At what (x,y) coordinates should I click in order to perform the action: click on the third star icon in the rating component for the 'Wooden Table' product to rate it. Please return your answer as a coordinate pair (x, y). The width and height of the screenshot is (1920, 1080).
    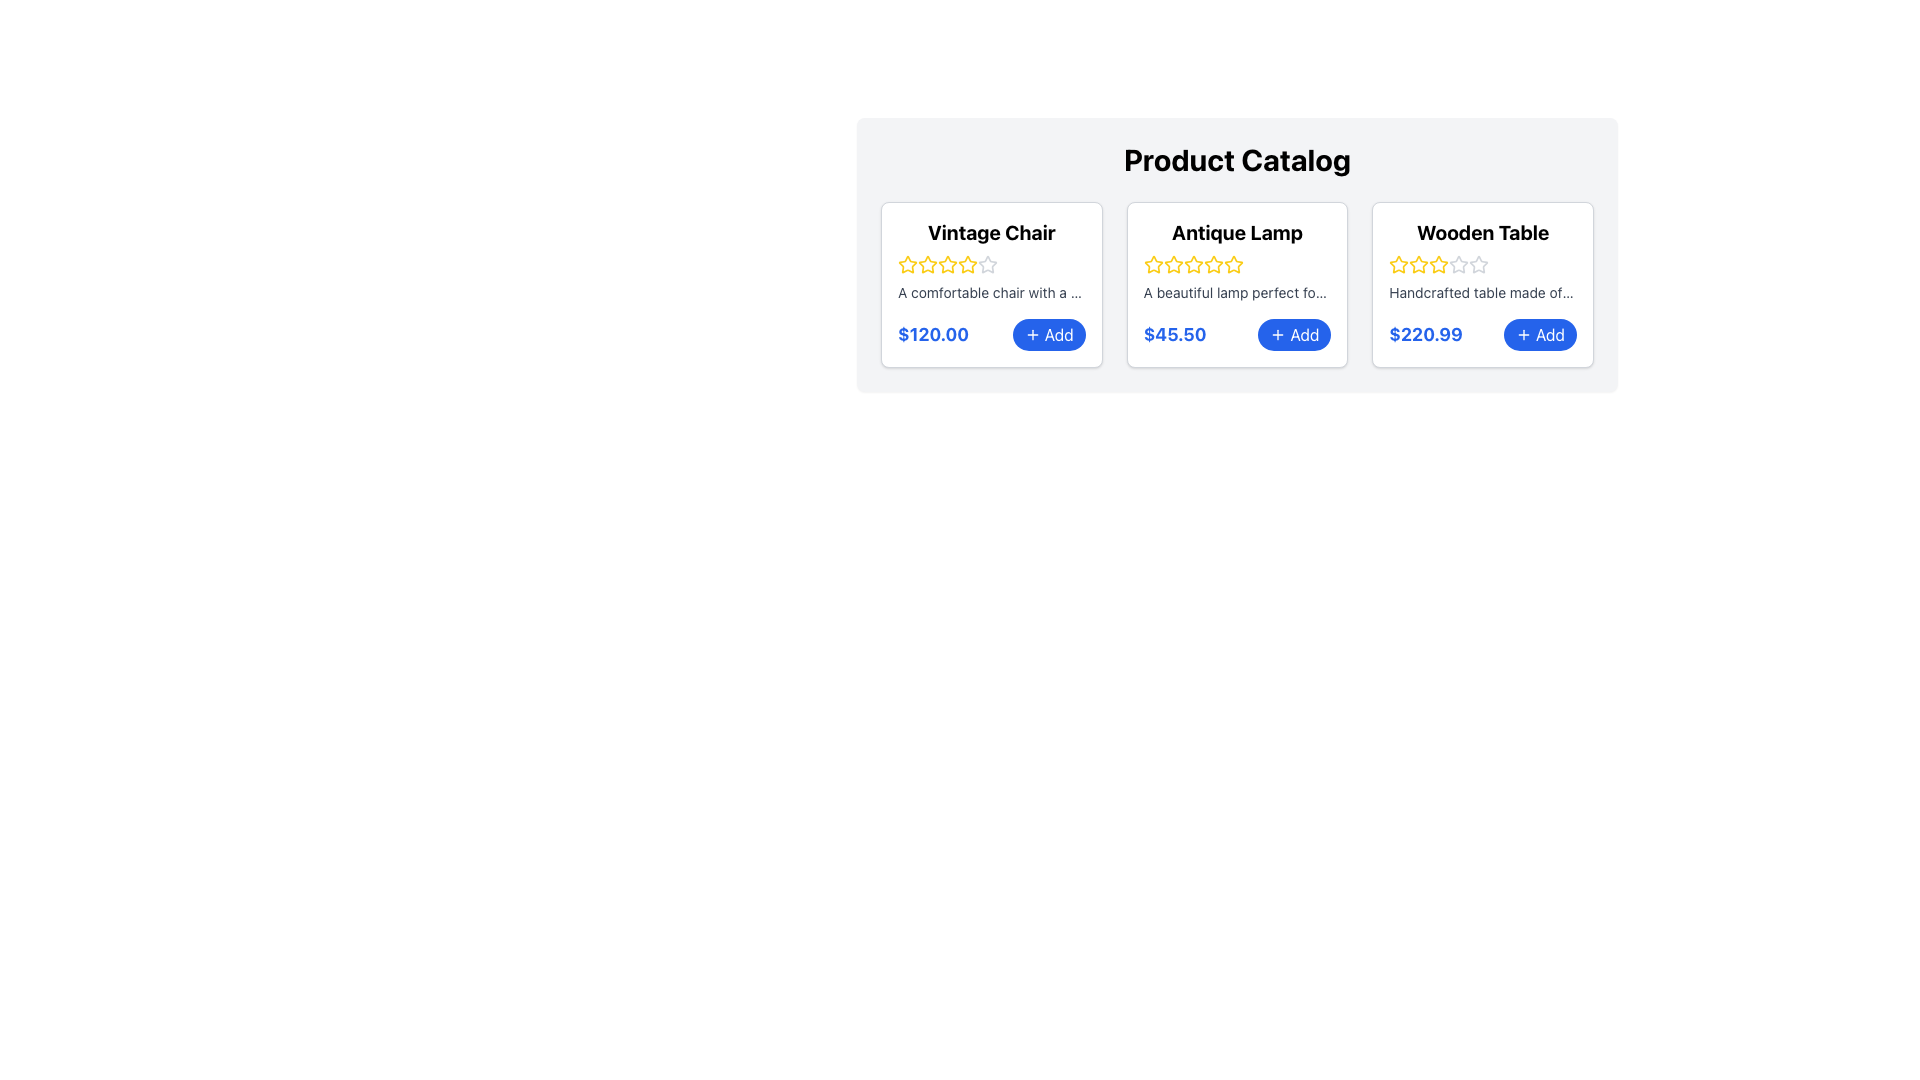
    Looking at the image, I should click on (1438, 263).